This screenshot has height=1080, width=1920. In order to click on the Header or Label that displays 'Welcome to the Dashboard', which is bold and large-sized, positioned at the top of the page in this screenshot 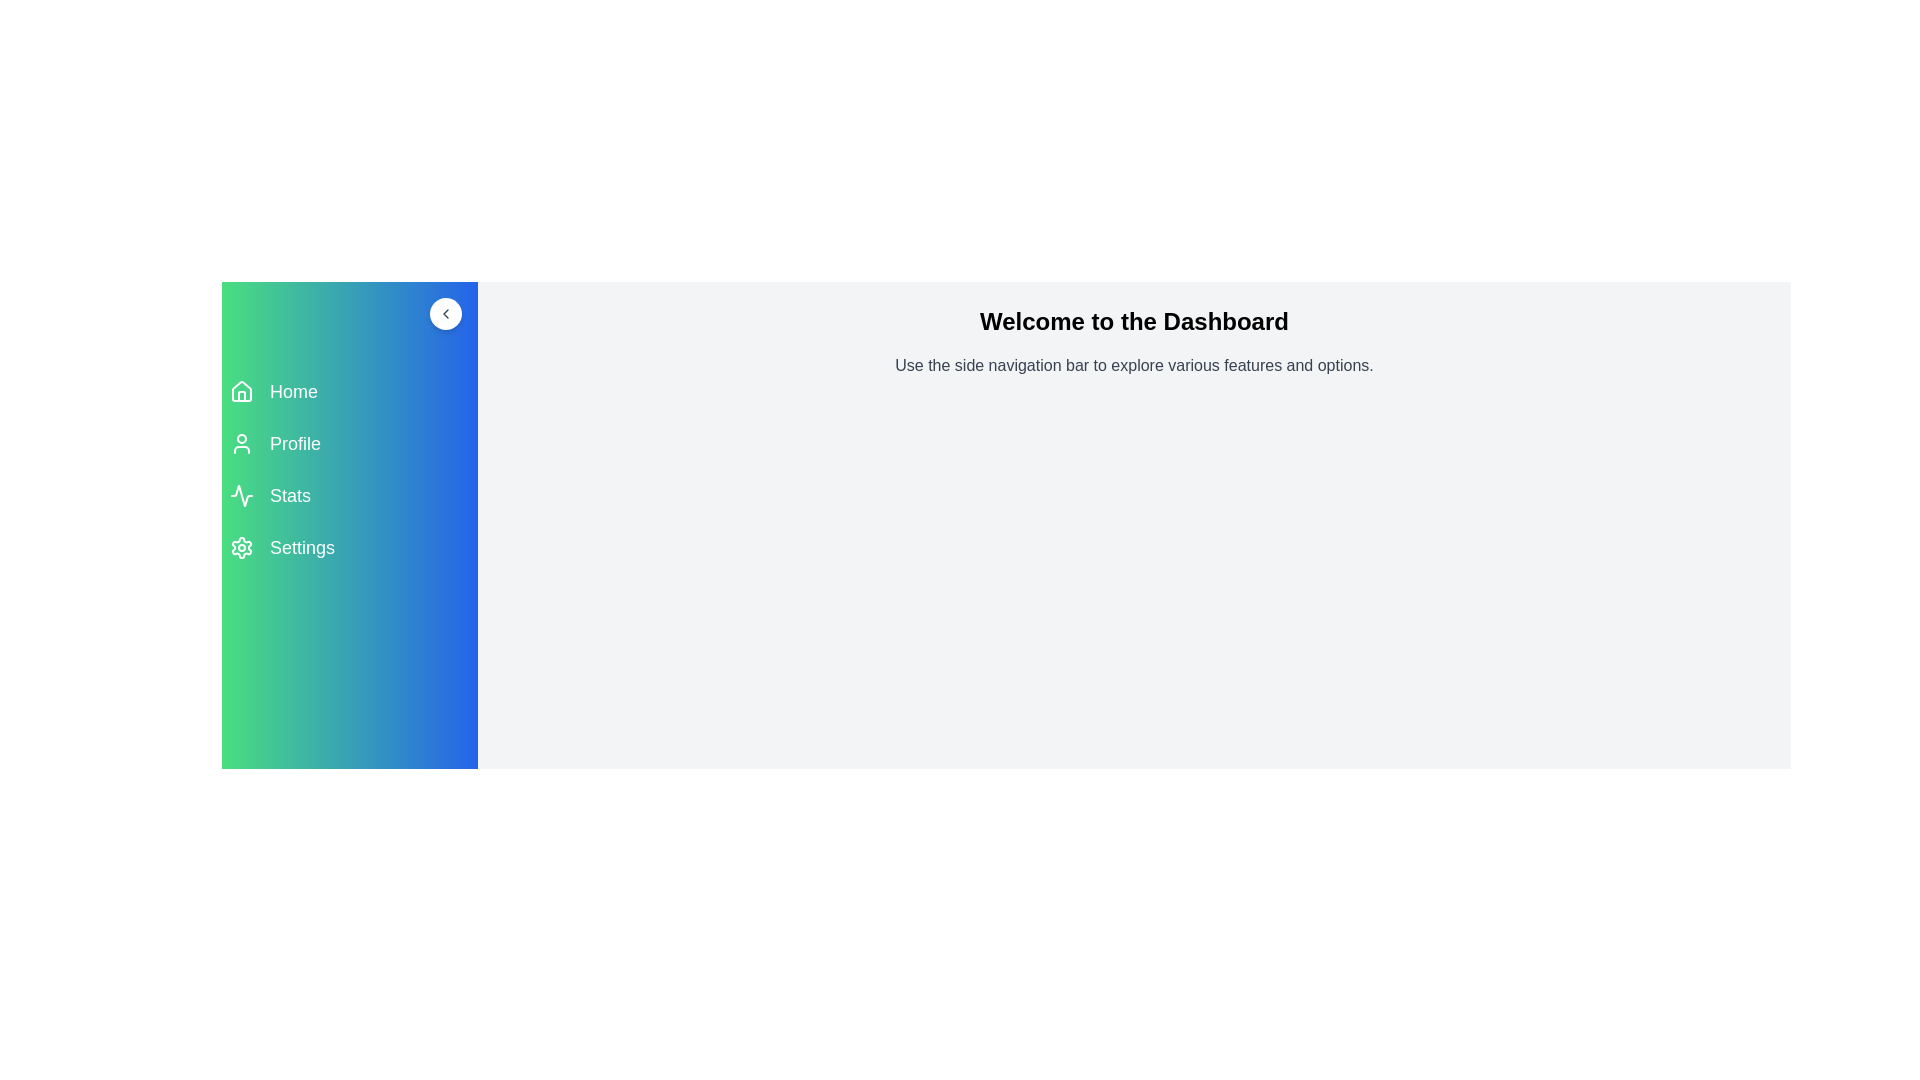, I will do `click(1134, 320)`.